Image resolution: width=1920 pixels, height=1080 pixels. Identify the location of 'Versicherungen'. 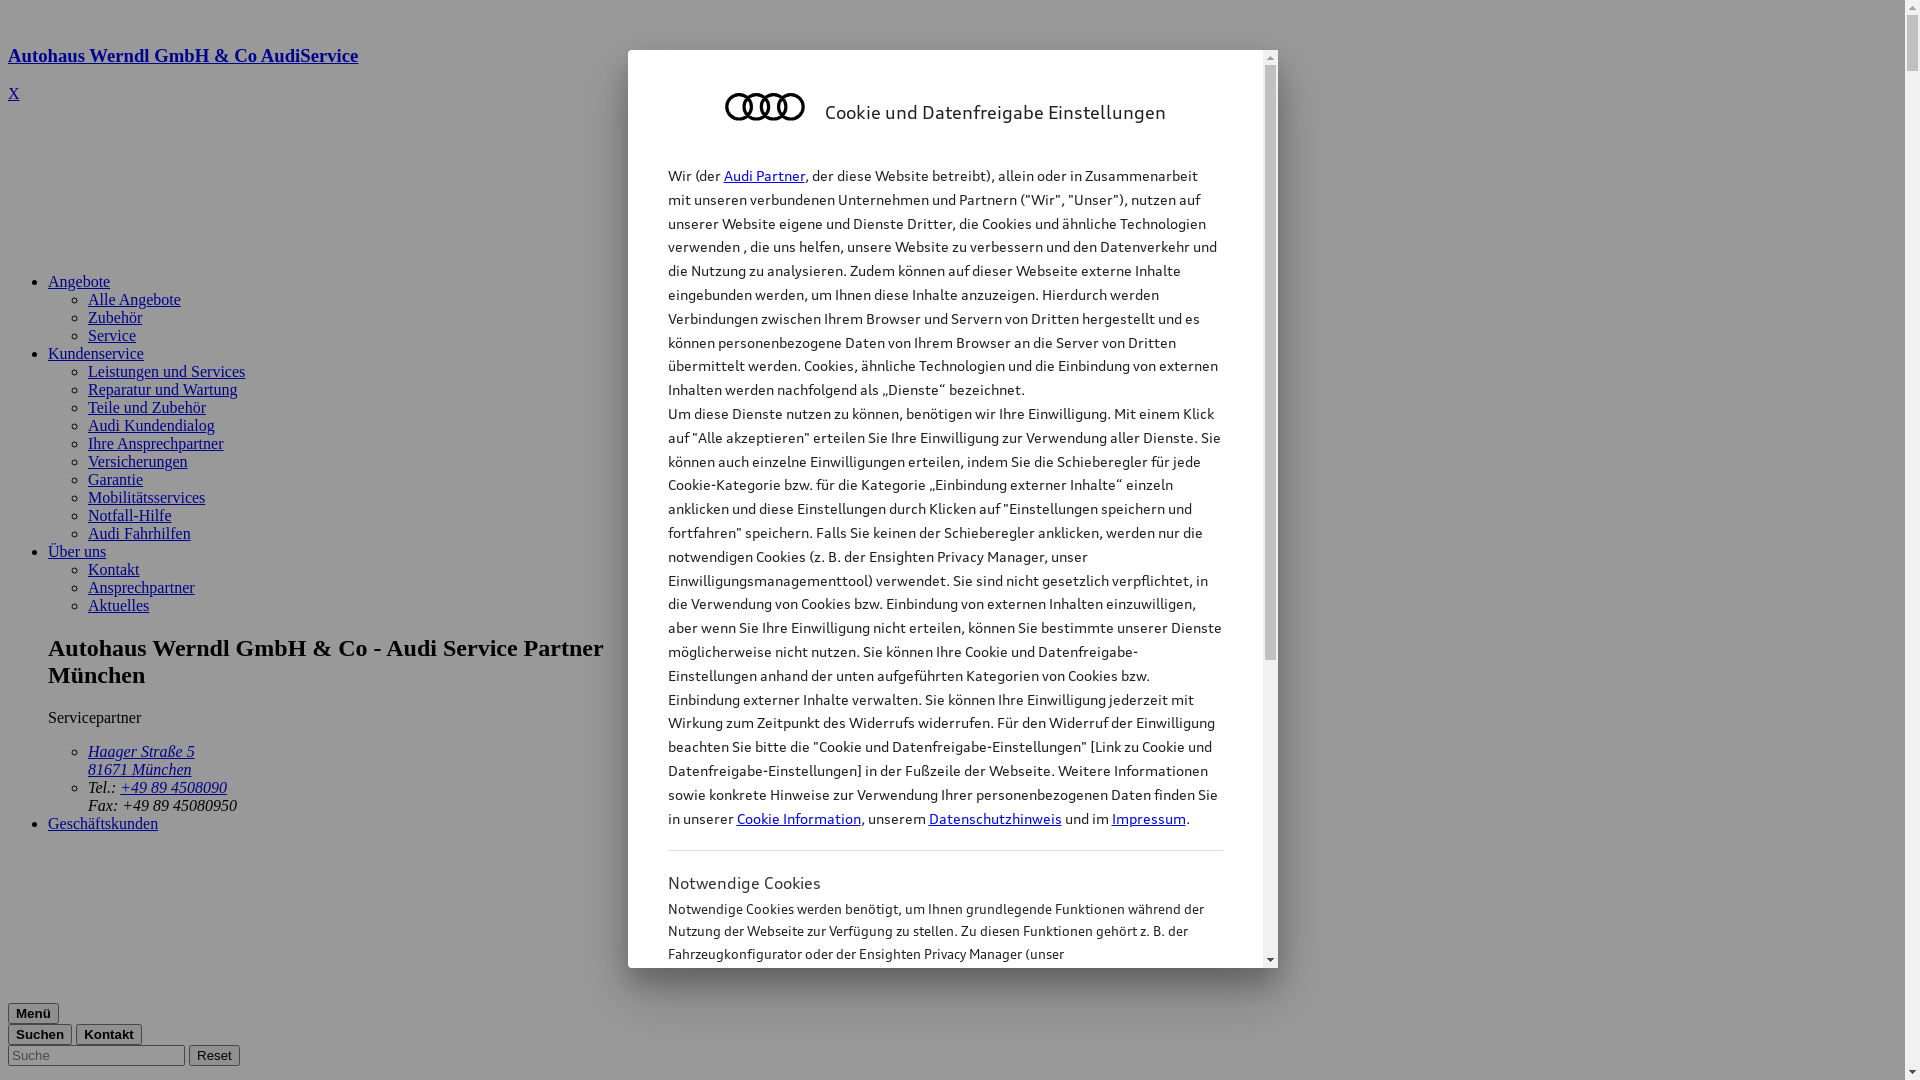
(86, 461).